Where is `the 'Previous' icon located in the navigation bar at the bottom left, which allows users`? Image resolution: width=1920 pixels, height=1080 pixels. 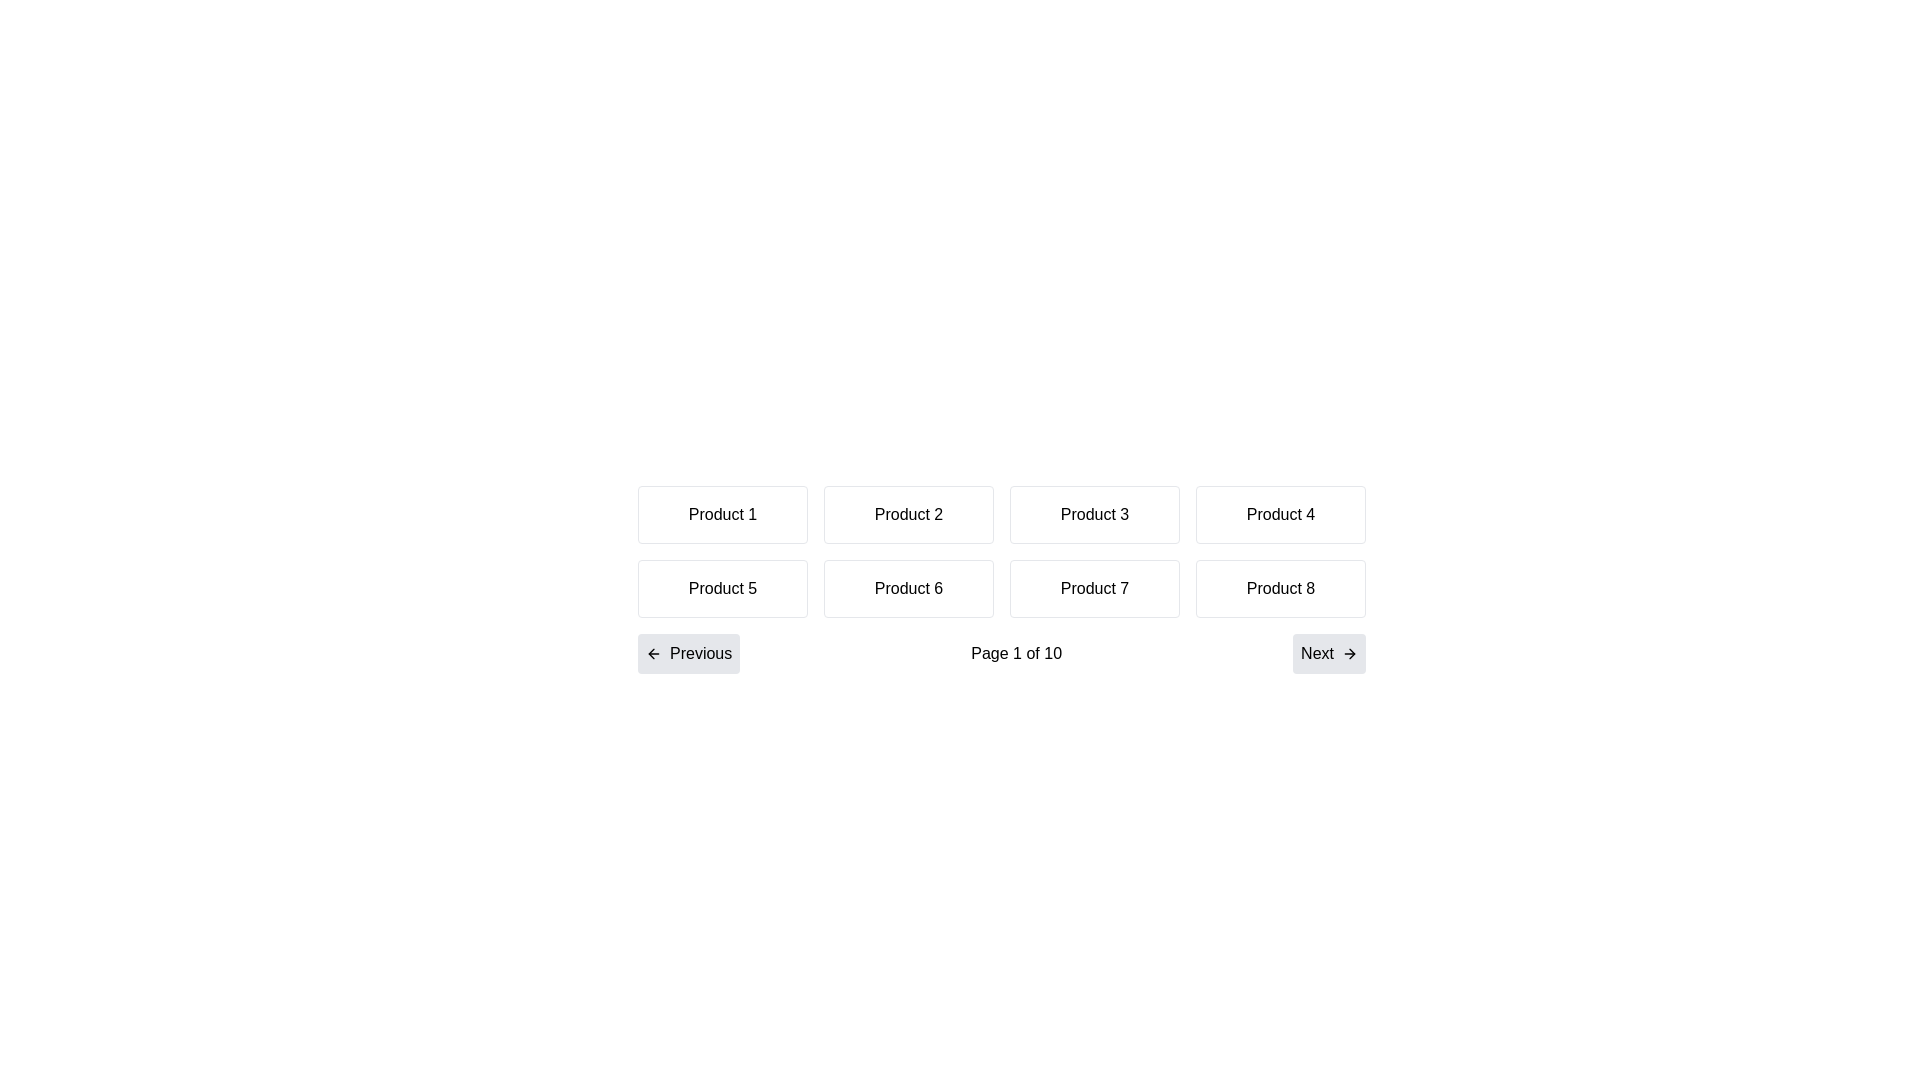 the 'Previous' icon located in the navigation bar at the bottom left, which allows users is located at coordinates (651, 654).